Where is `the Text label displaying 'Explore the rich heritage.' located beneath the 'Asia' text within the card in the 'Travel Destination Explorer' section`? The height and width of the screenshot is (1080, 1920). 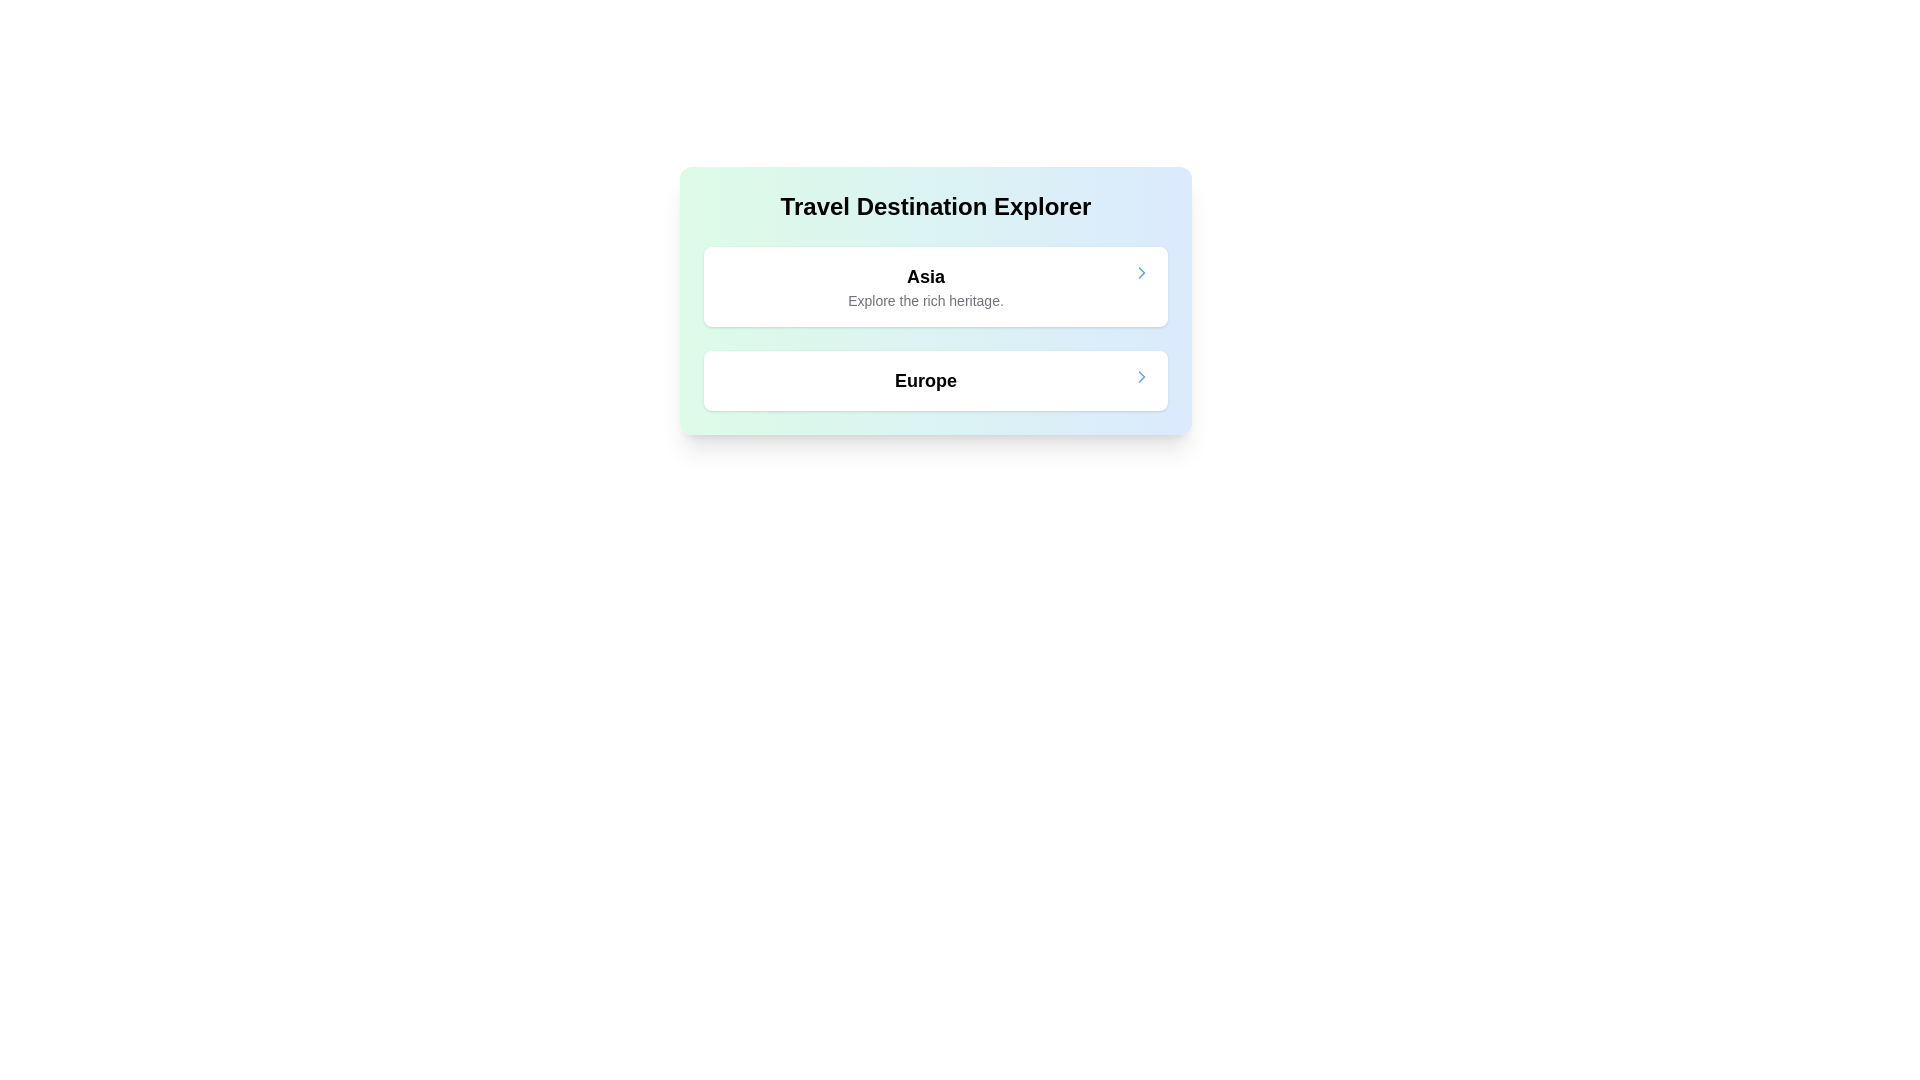
the Text label displaying 'Explore the rich heritage.' located beneath the 'Asia' text within the card in the 'Travel Destination Explorer' section is located at coordinates (925, 300).